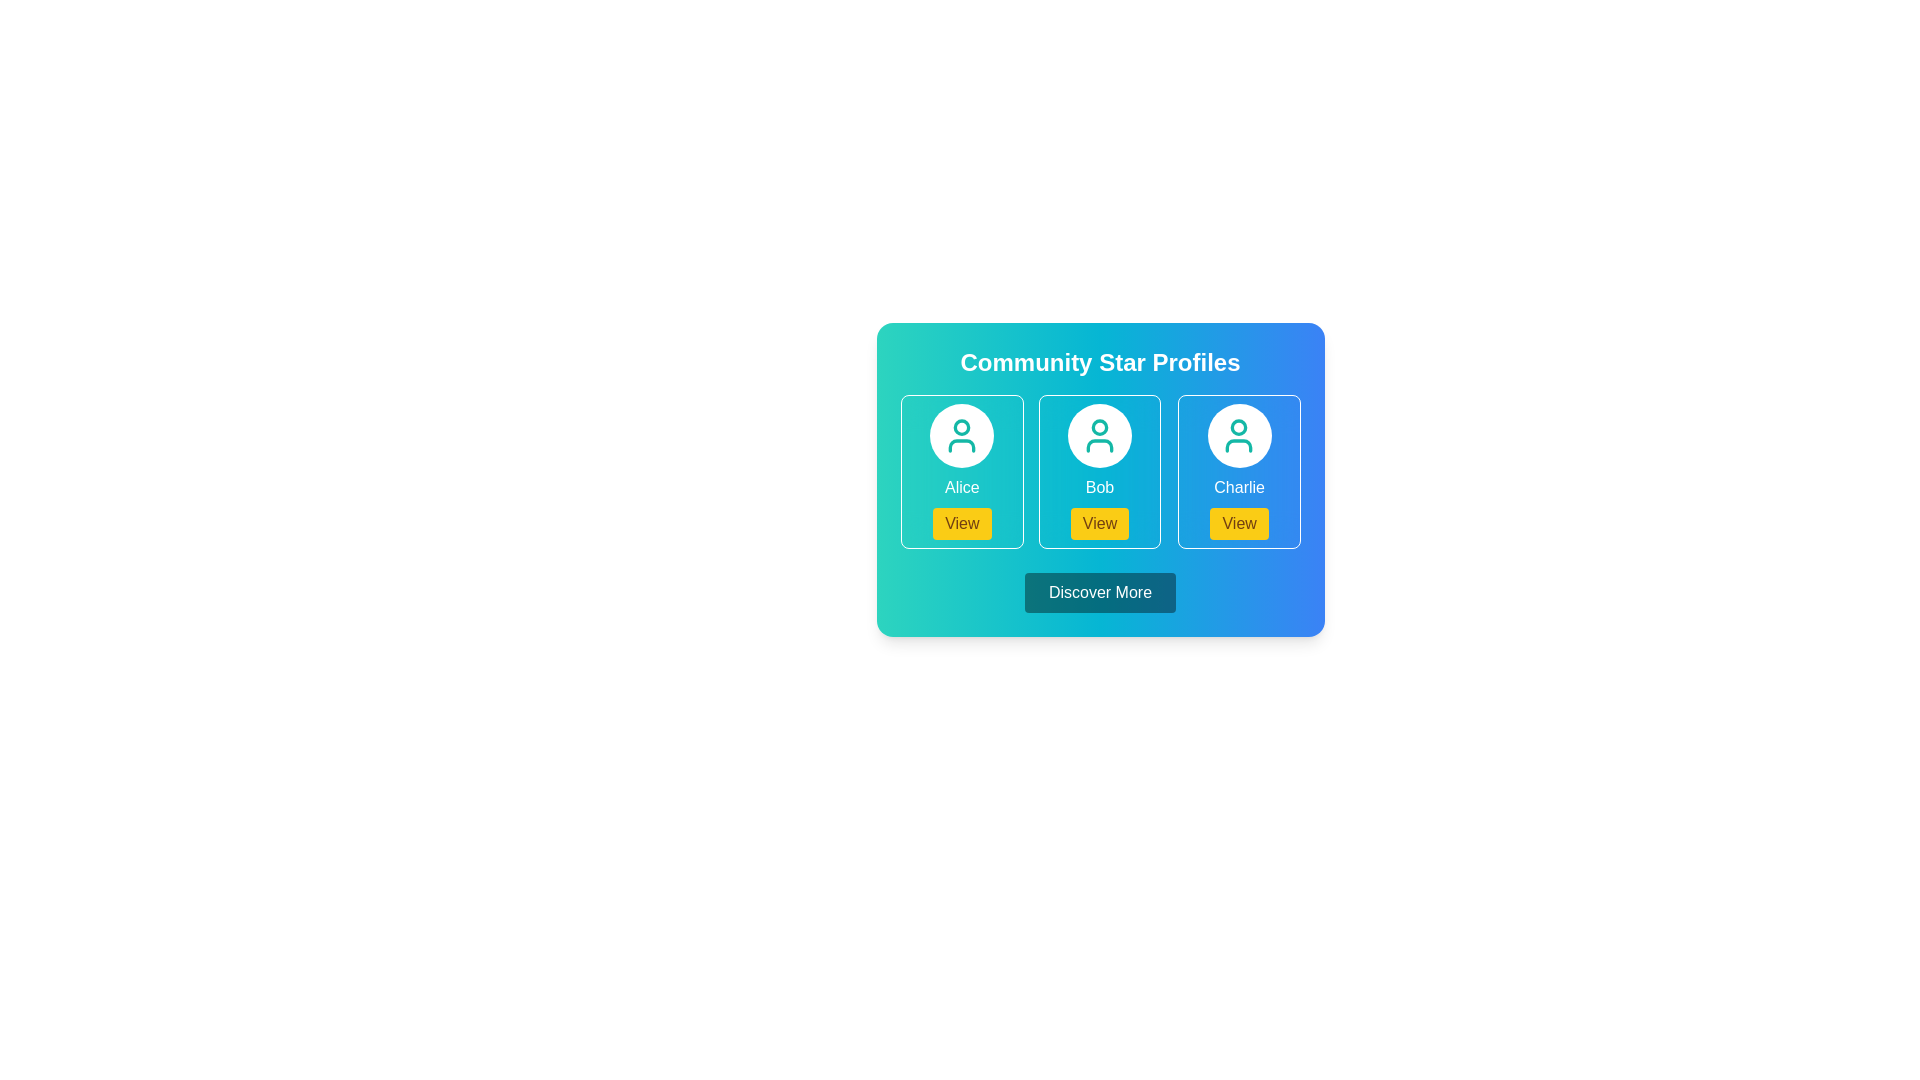 The width and height of the screenshot is (1920, 1080). Describe the element at coordinates (1237, 434) in the screenshot. I see `the user profile icon located above the text 'Charlie' and the button labeled 'View' in the rightmost column of the layout` at that location.